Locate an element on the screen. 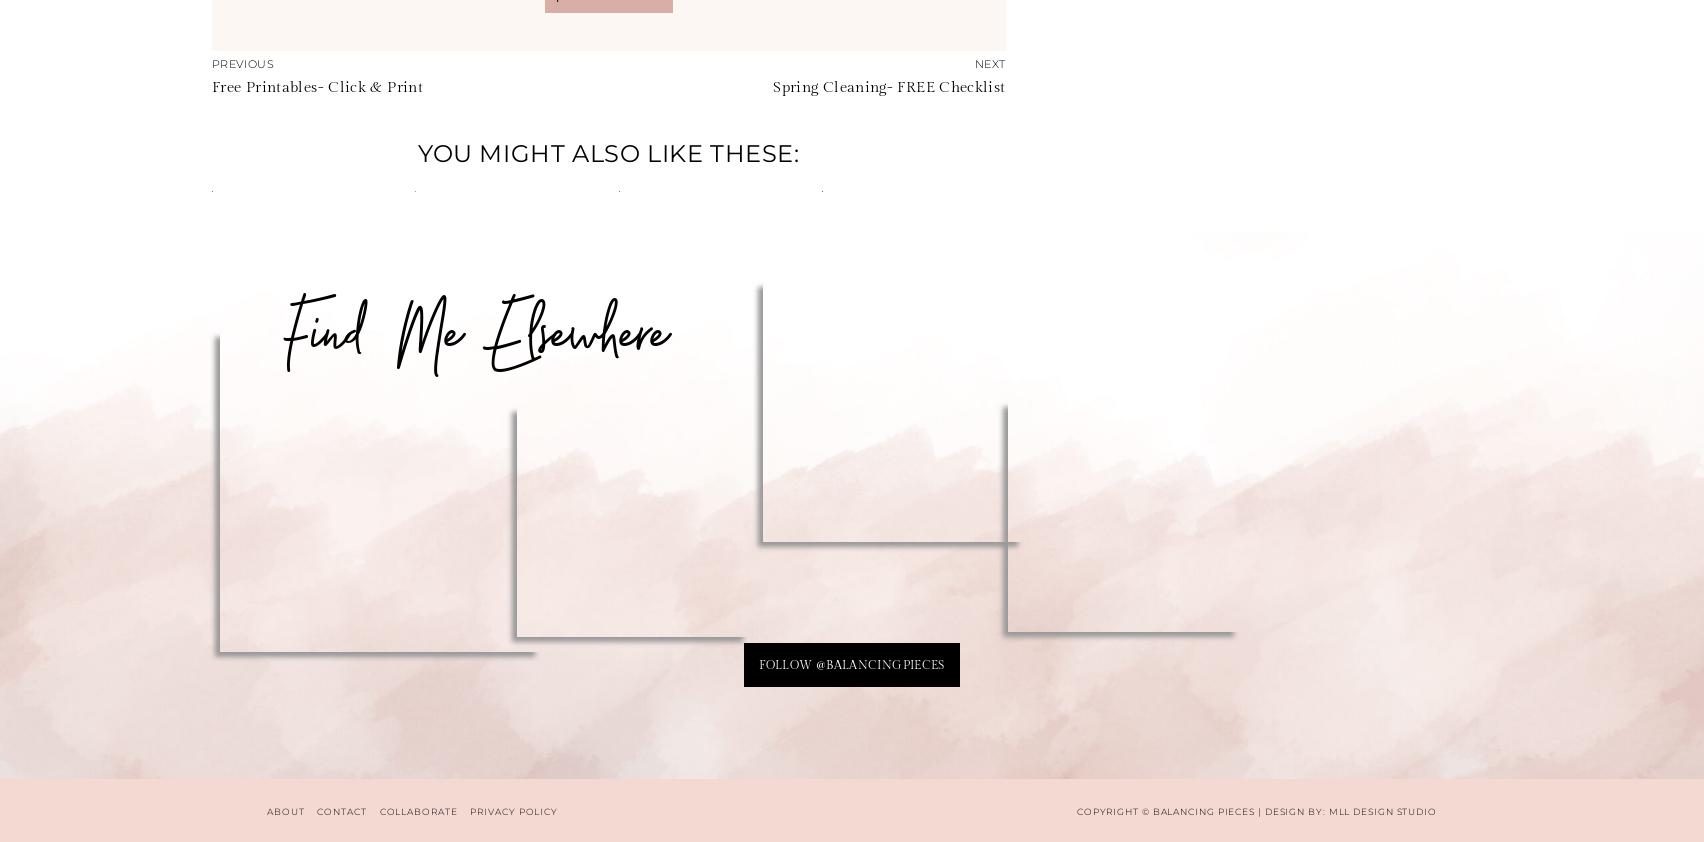  'COLLABORATE' is located at coordinates (416, 810).